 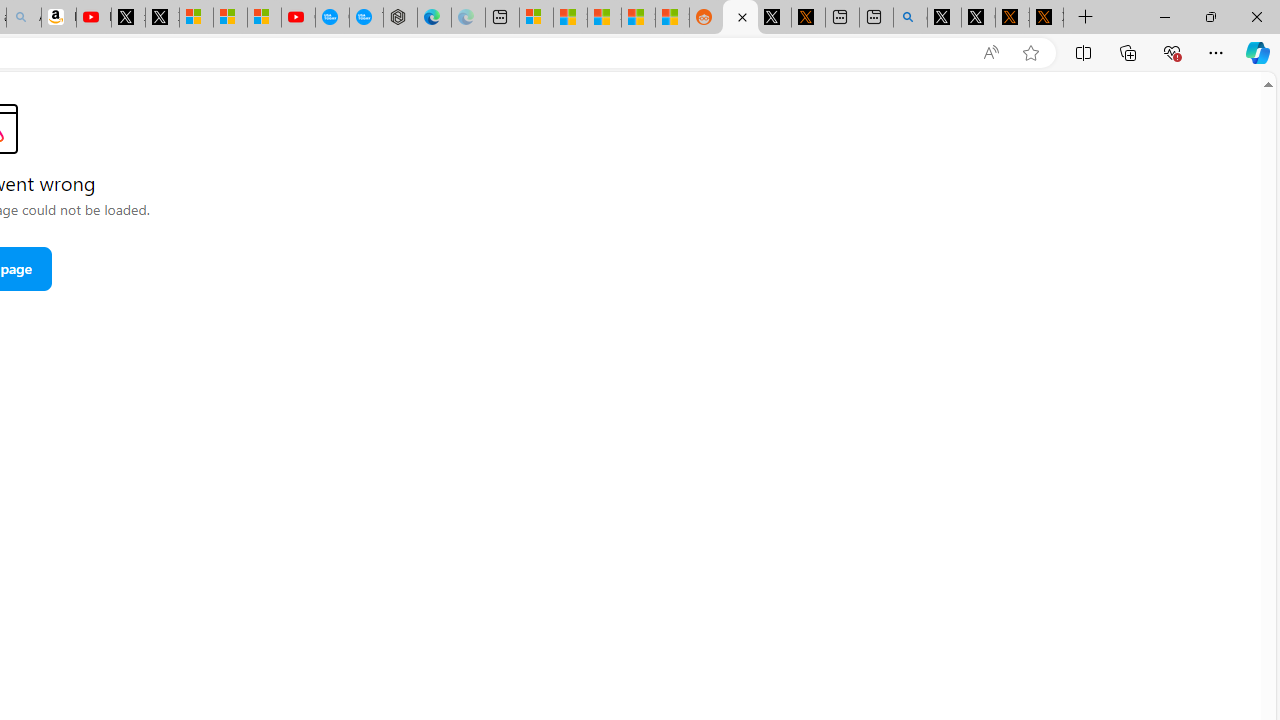 What do you see at coordinates (978, 17) in the screenshot?
I see `'GitHub (@github) / X'` at bounding box center [978, 17].